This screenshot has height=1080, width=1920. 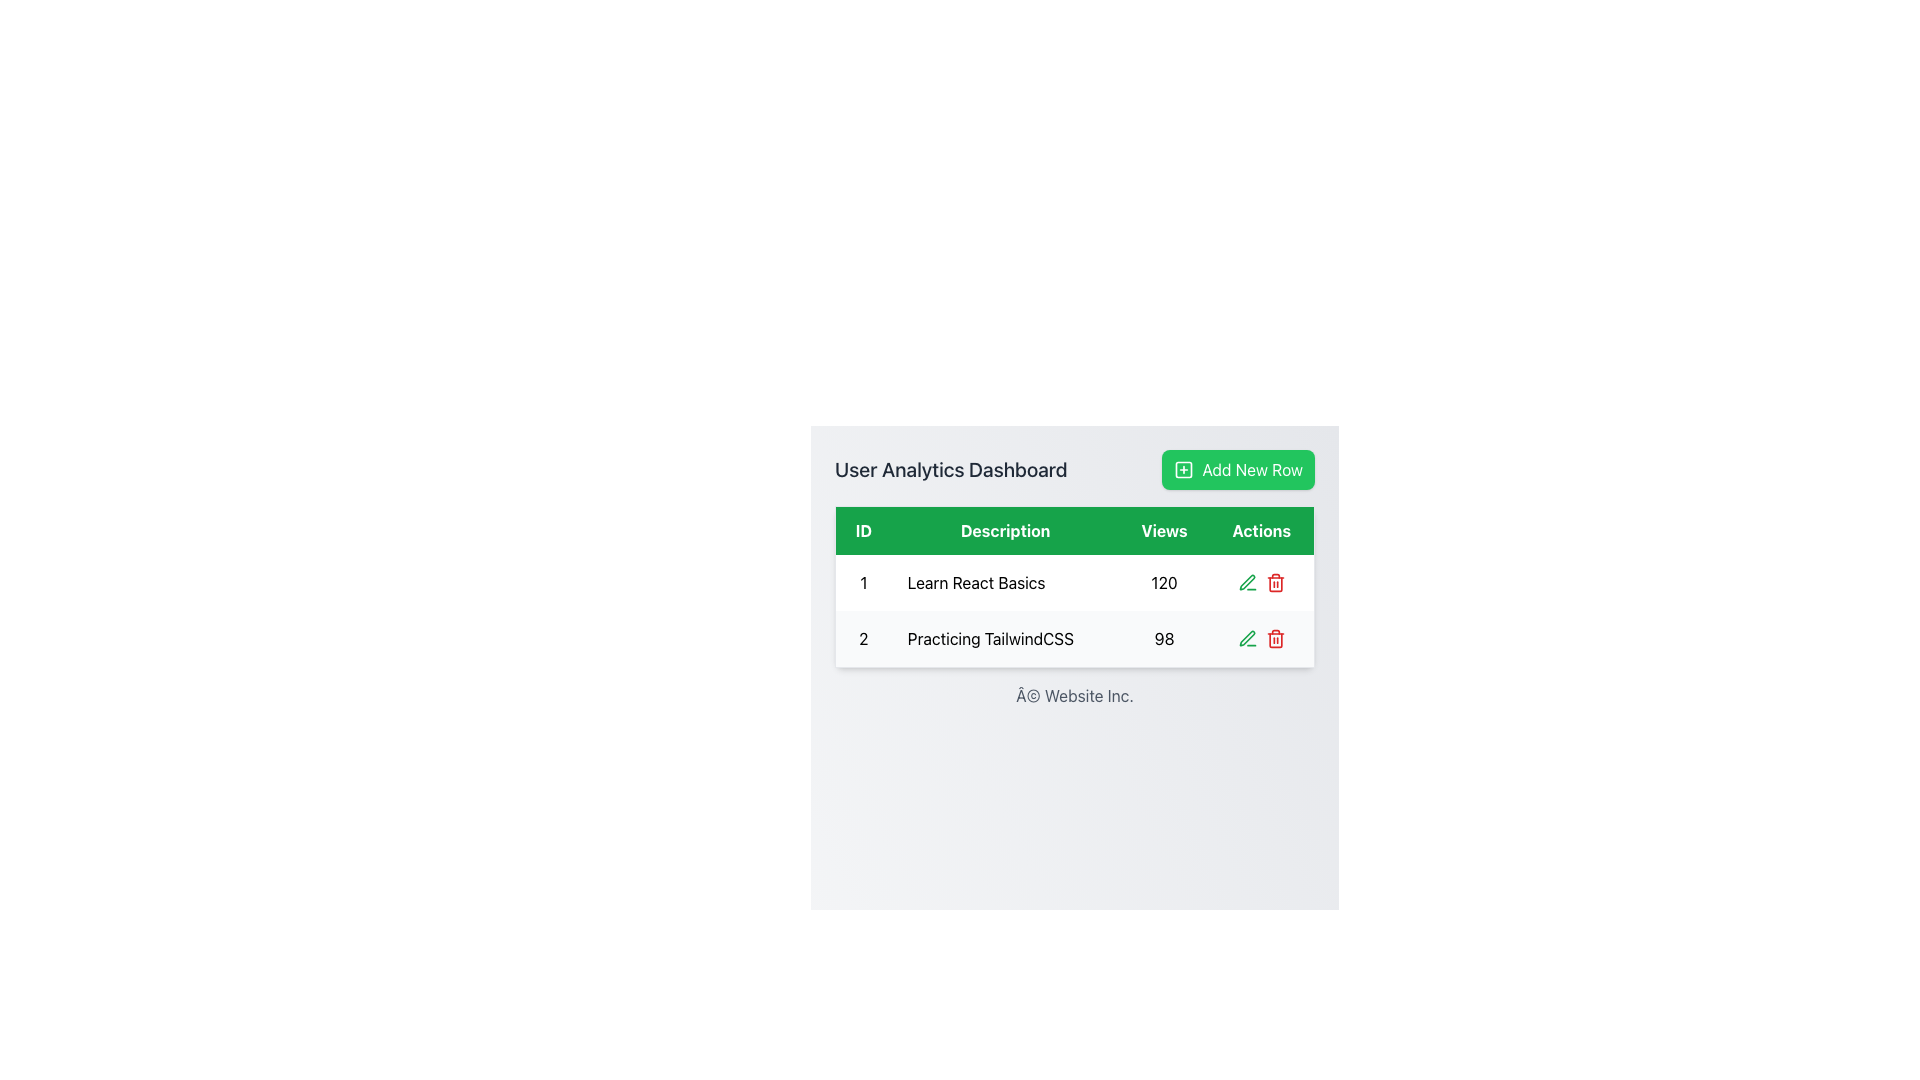 What do you see at coordinates (1246, 582) in the screenshot?
I see `the edit icon button located in the 'Actions' column of the row, positioned to the left of the red delete icon` at bounding box center [1246, 582].